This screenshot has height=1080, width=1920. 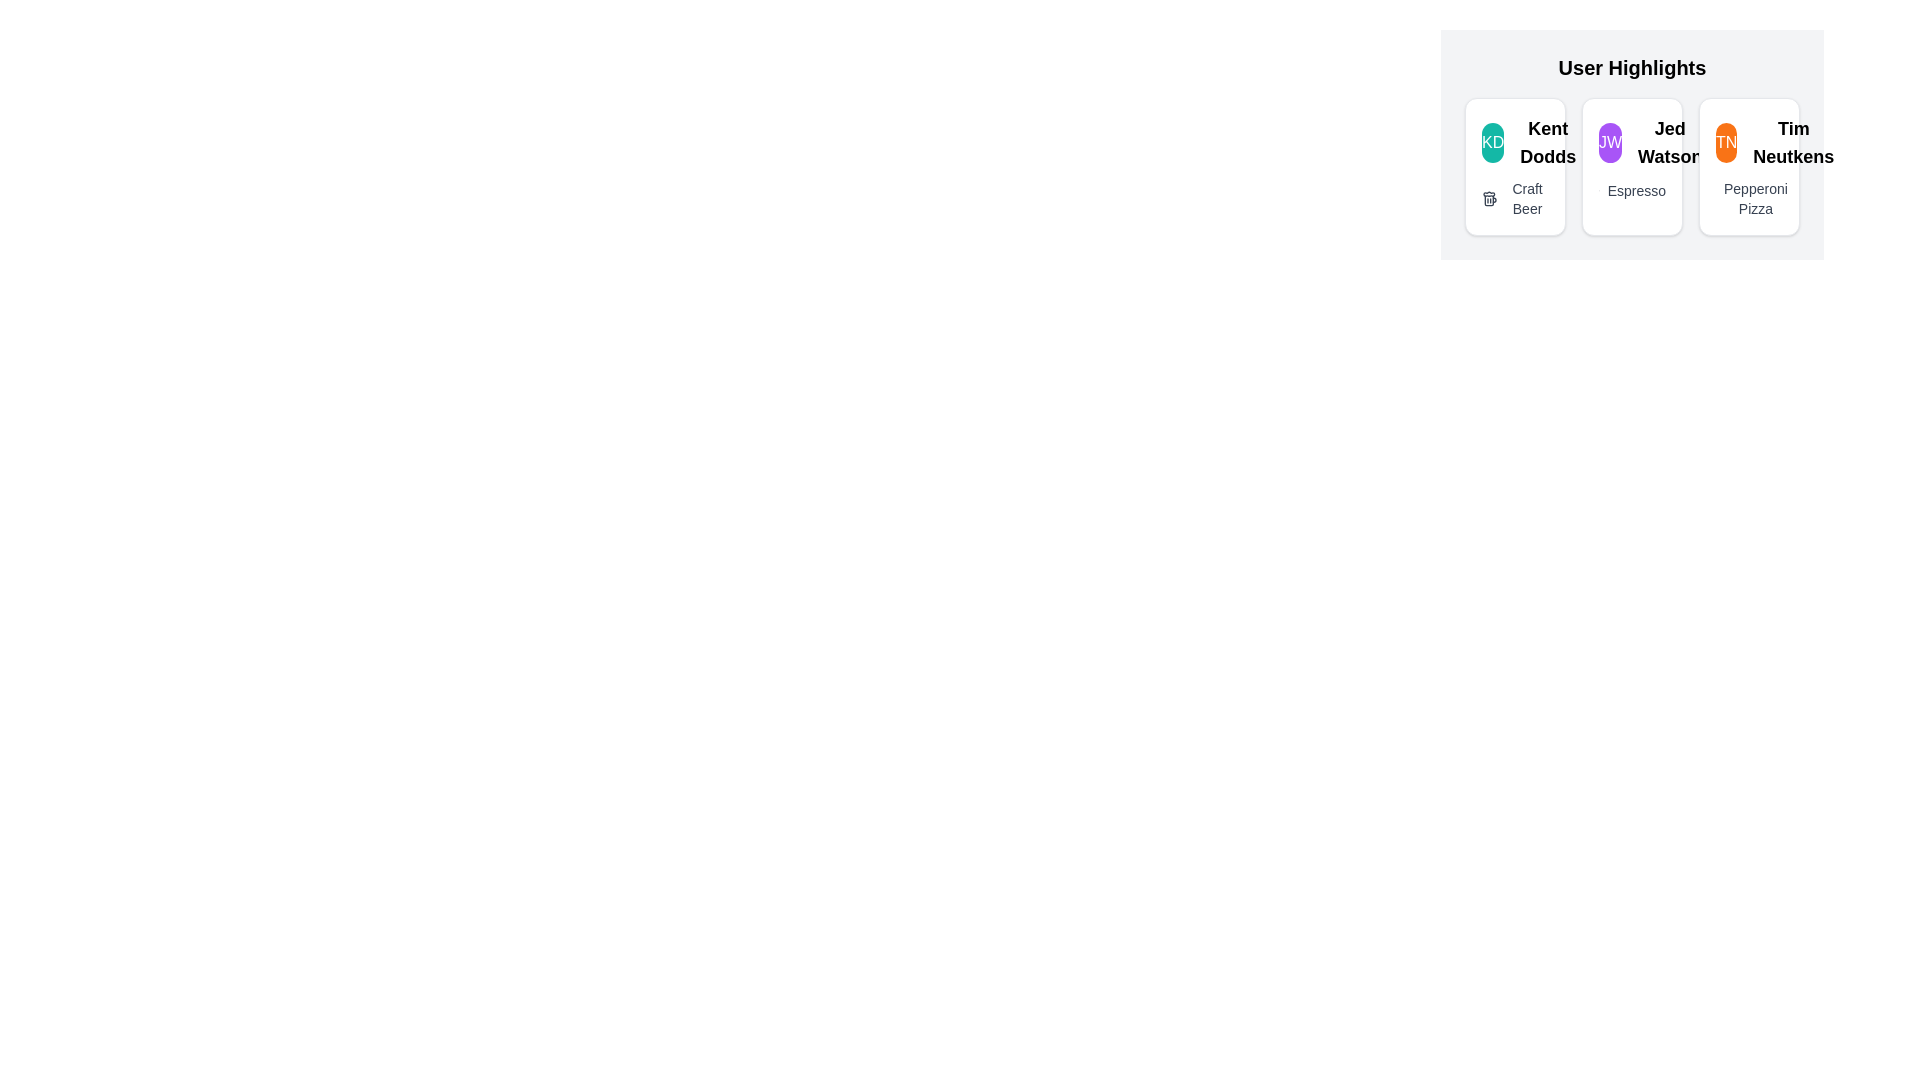 What do you see at coordinates (1670, 141) in the screenshot?
I see `the text label displaying 'Jed Watson', which is bold and larger than adjacent elements, located in the second column of cards, beneath a circular icon with initials 'JW'` at bounding box center [1670, 141].